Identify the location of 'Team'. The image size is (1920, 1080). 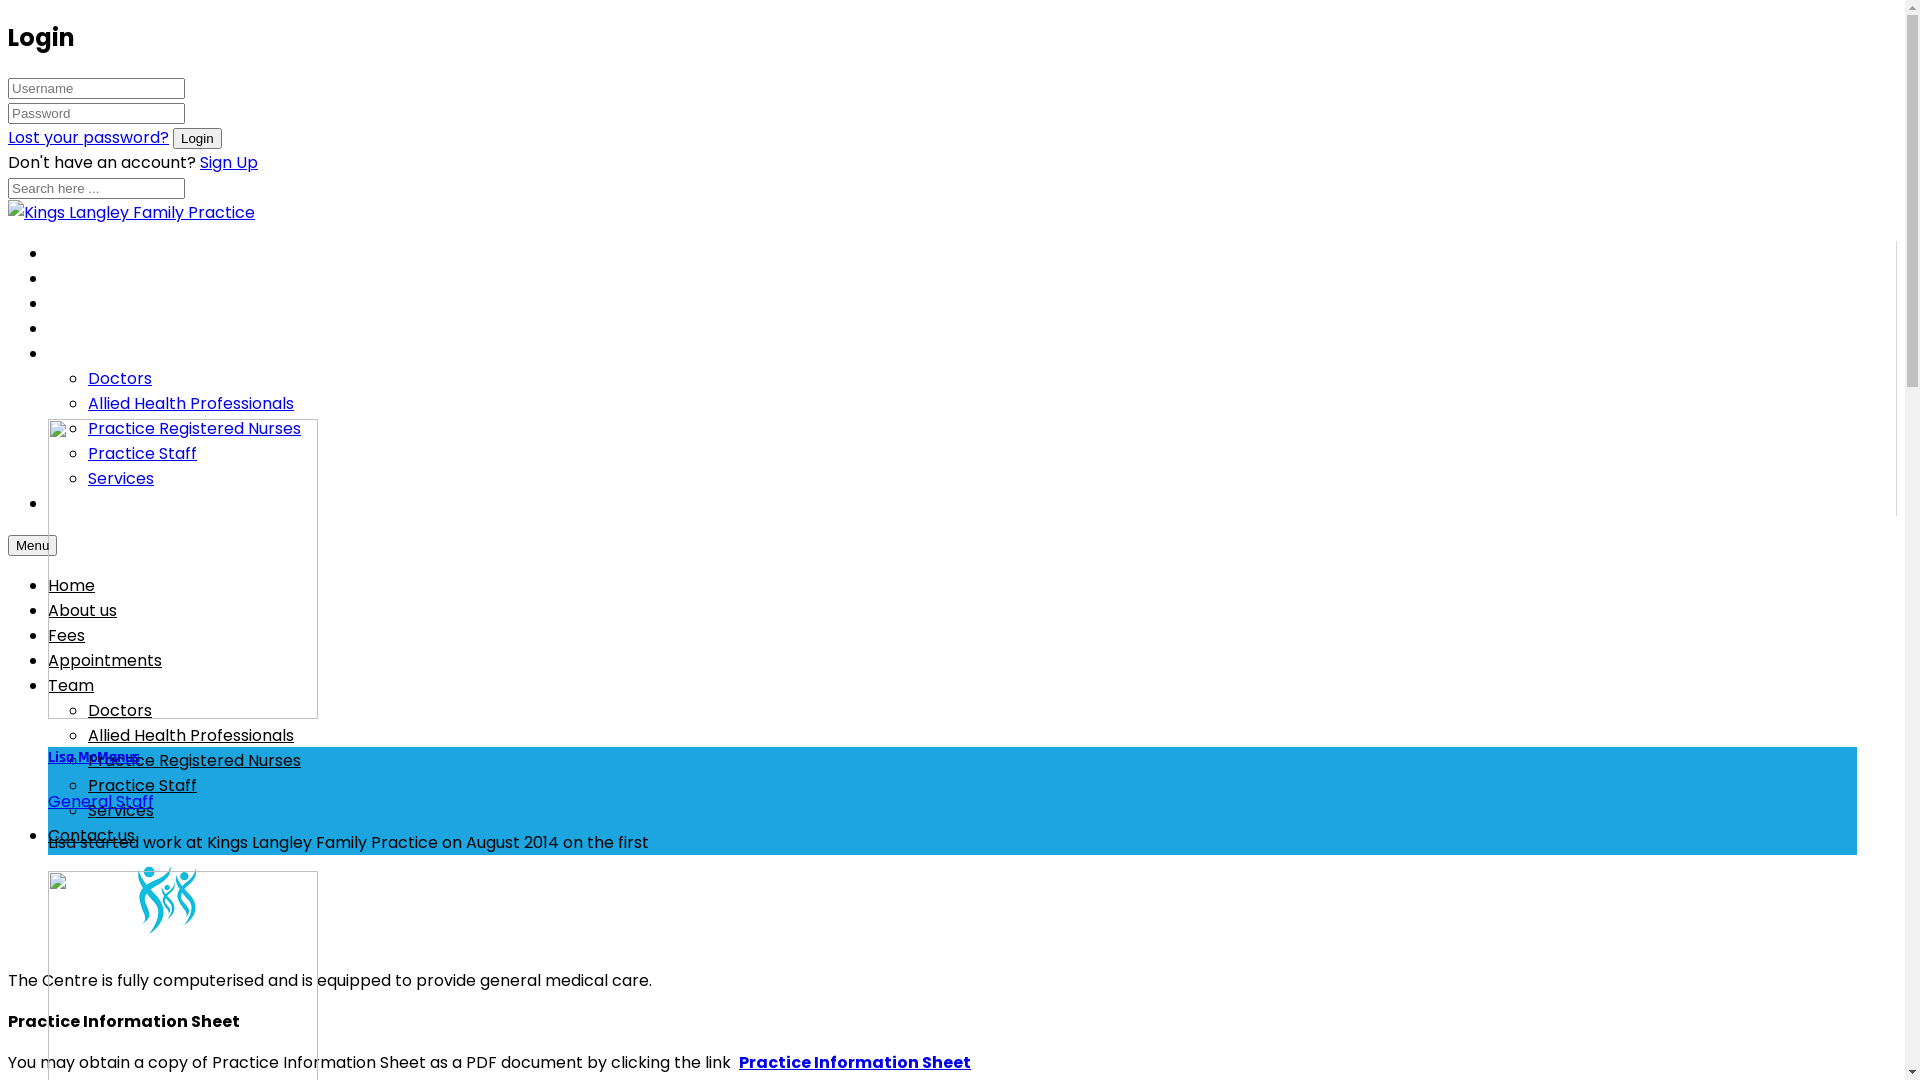
(71, 684).